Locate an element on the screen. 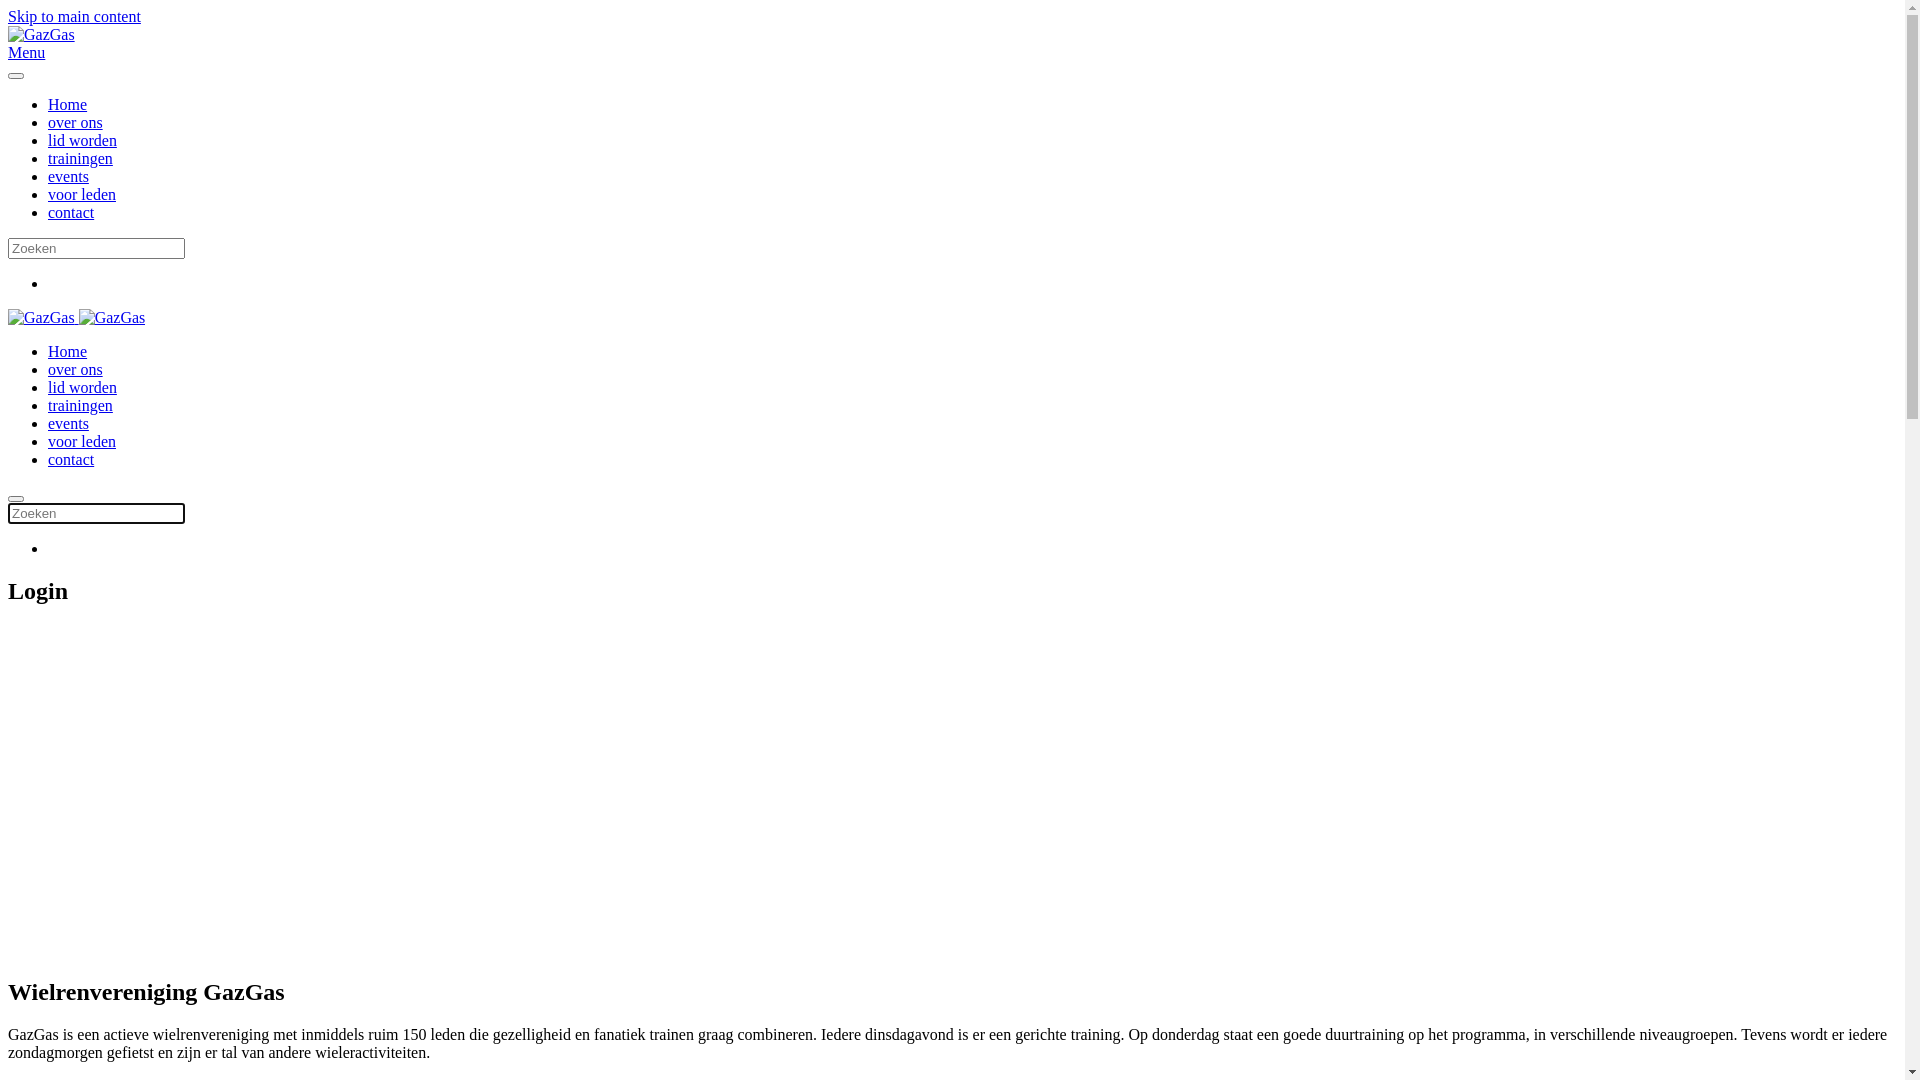 This screenshot has height=1080, width=1920. 'contact' is located at coordinates (71, 459).